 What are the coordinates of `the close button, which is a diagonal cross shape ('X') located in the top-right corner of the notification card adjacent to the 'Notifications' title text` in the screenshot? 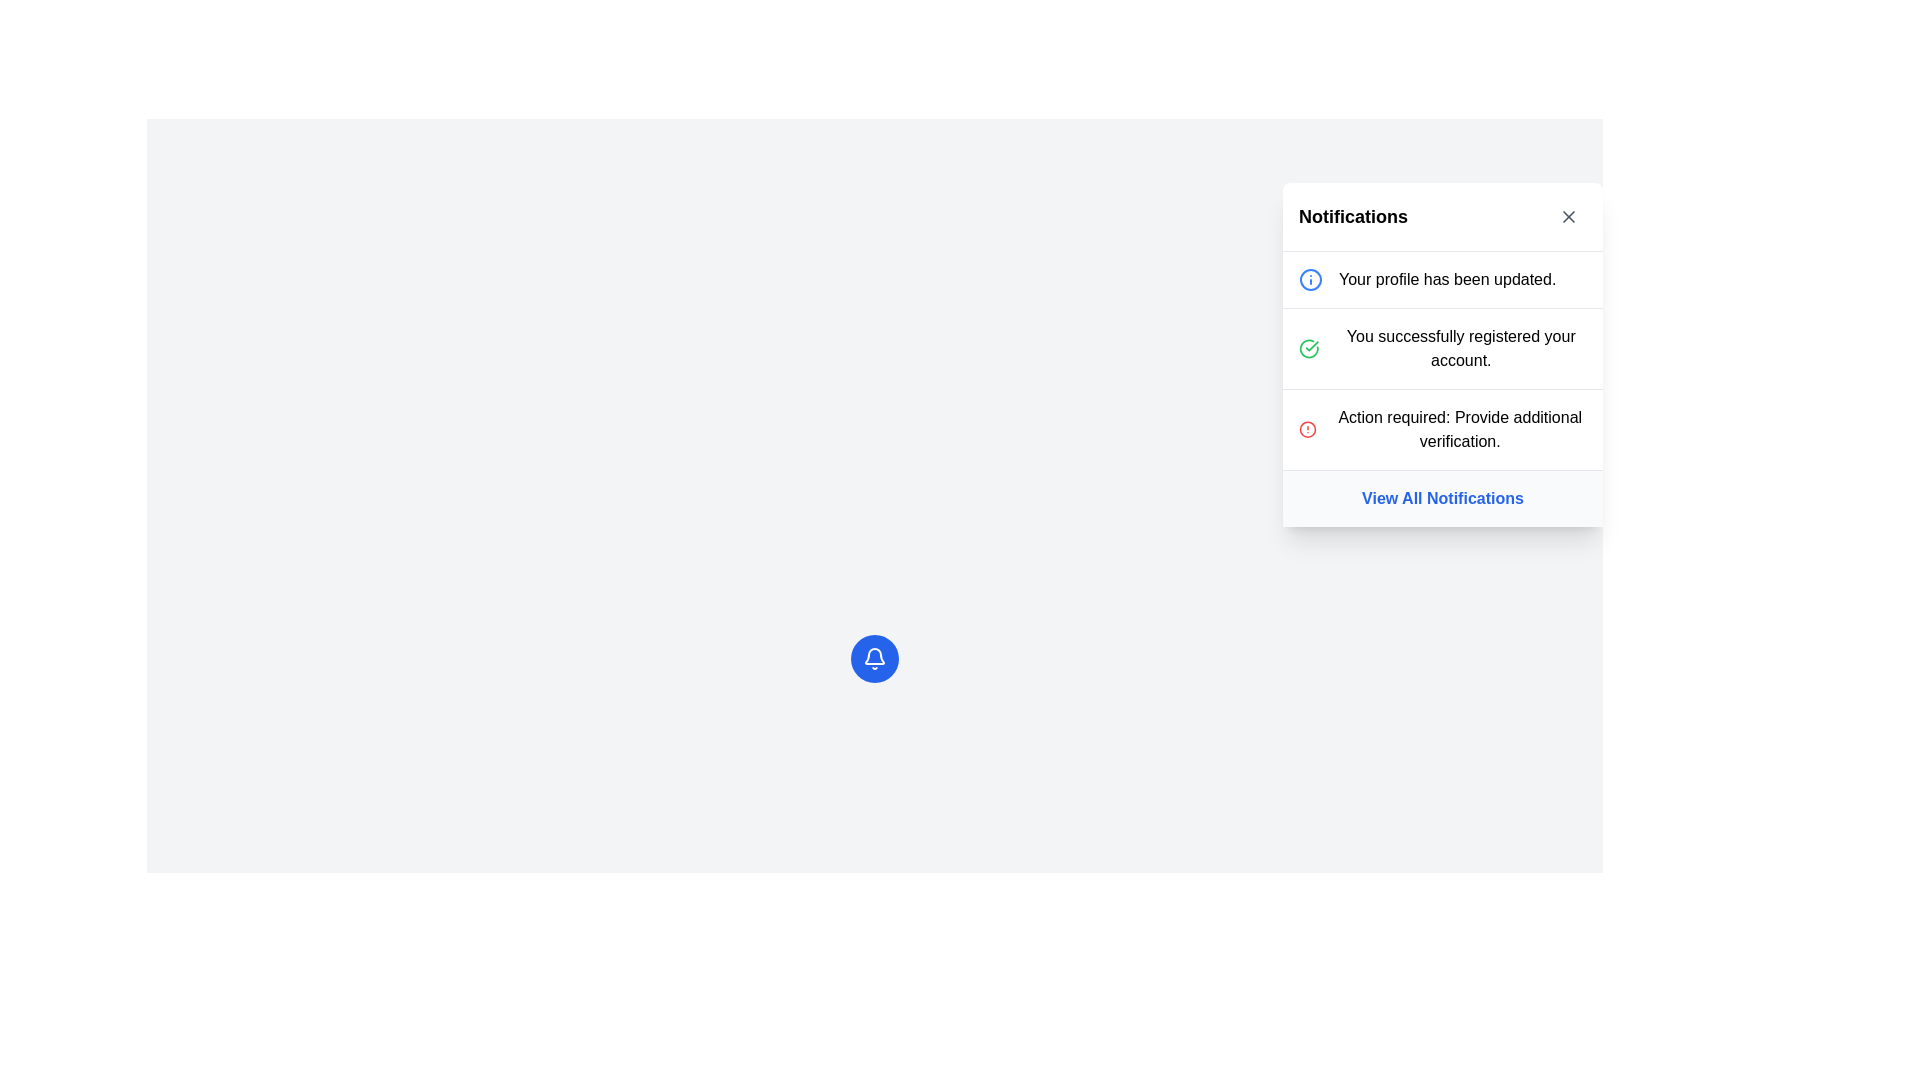 It's located at (1568, 216).